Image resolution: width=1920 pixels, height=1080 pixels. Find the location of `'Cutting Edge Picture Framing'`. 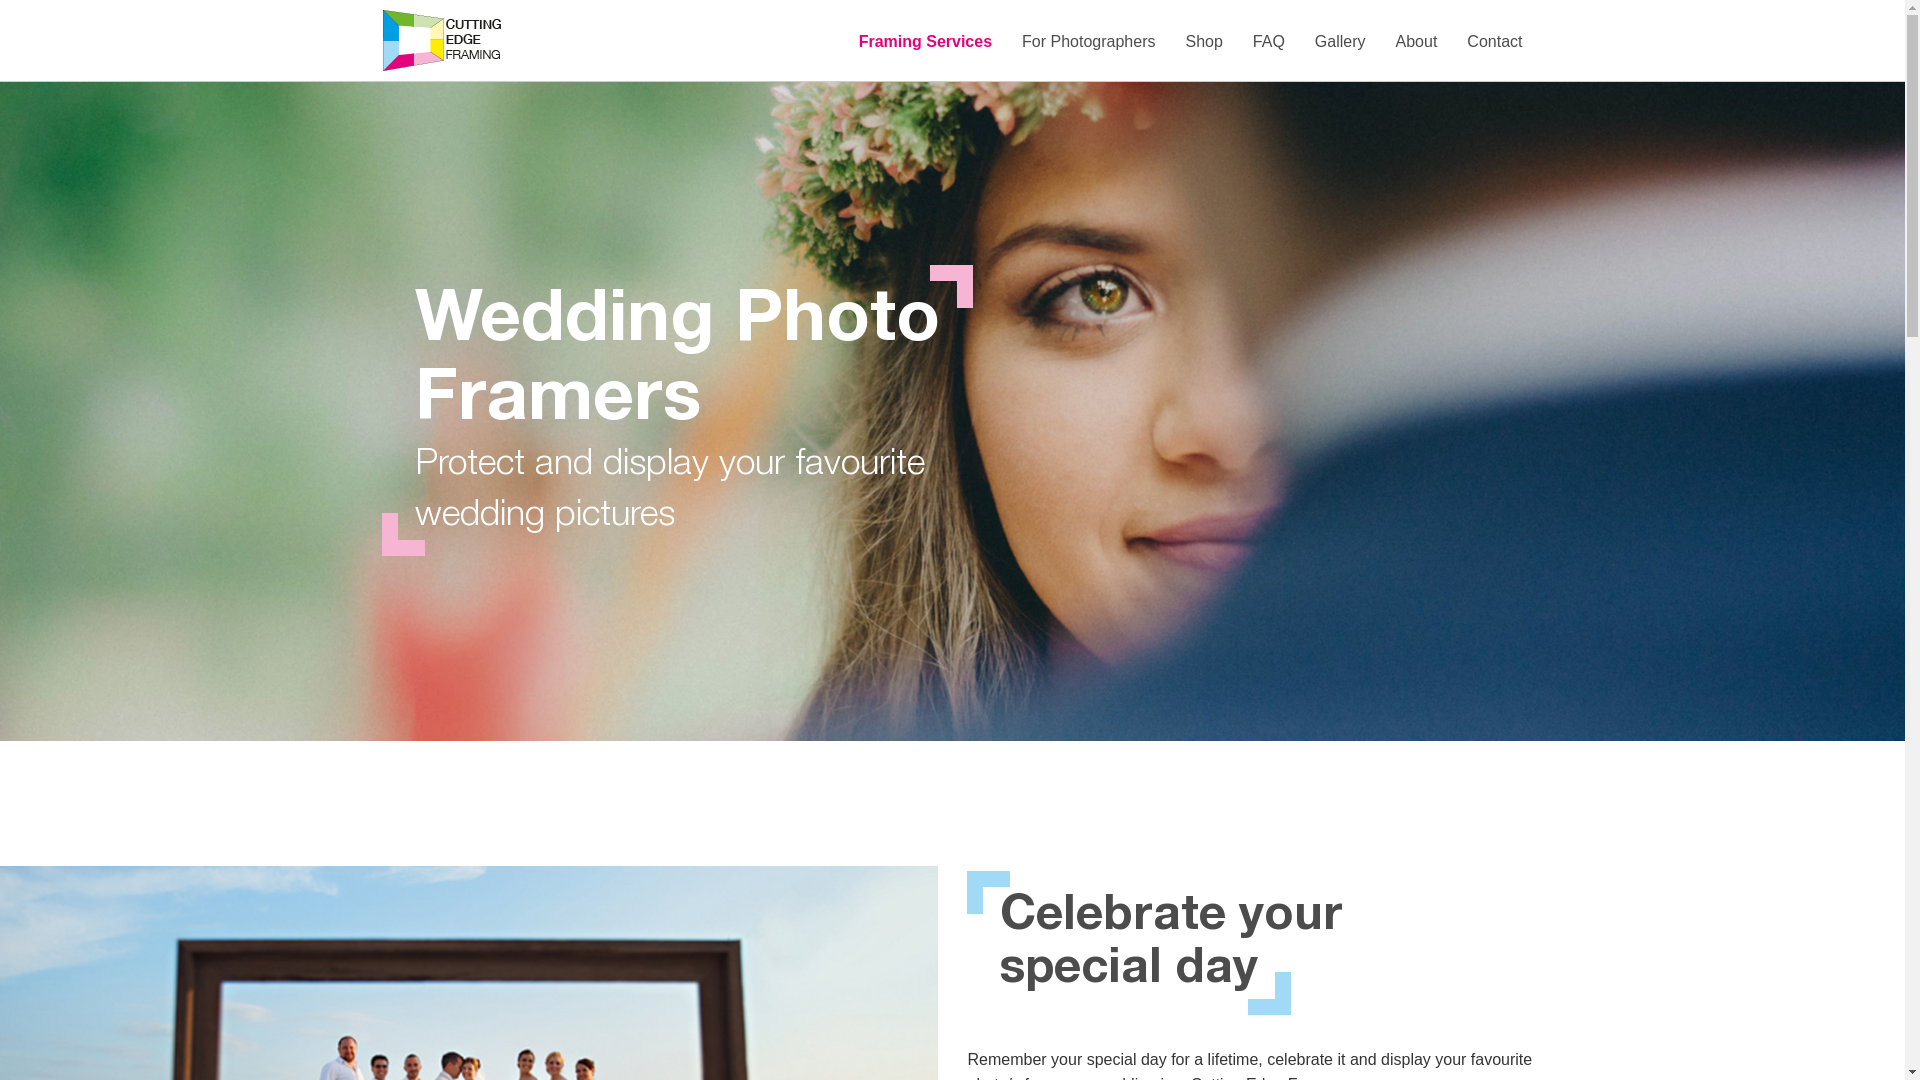

'Cutting Edge Picture Framing' is located at coordinates (440, 40).